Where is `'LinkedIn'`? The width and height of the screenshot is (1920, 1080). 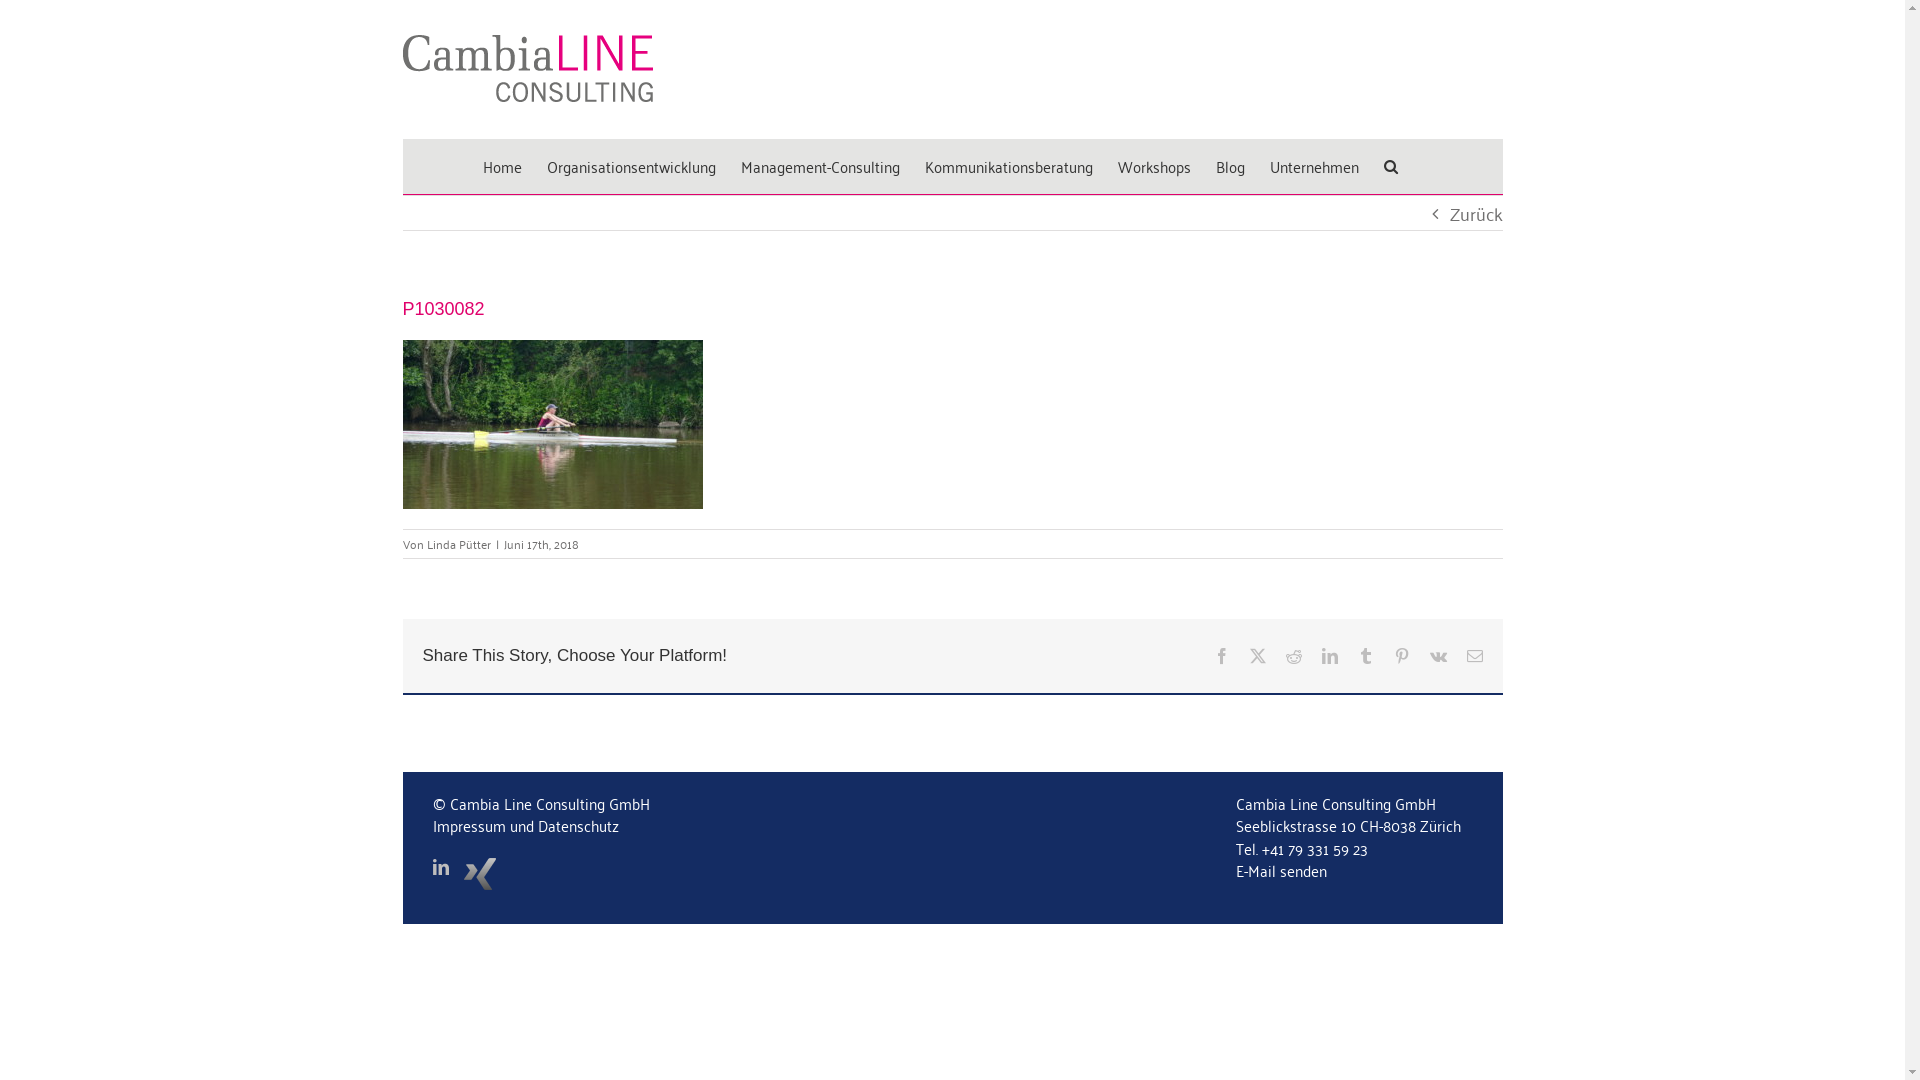 'LinkedIn' is located at coordinates (1329, 655).